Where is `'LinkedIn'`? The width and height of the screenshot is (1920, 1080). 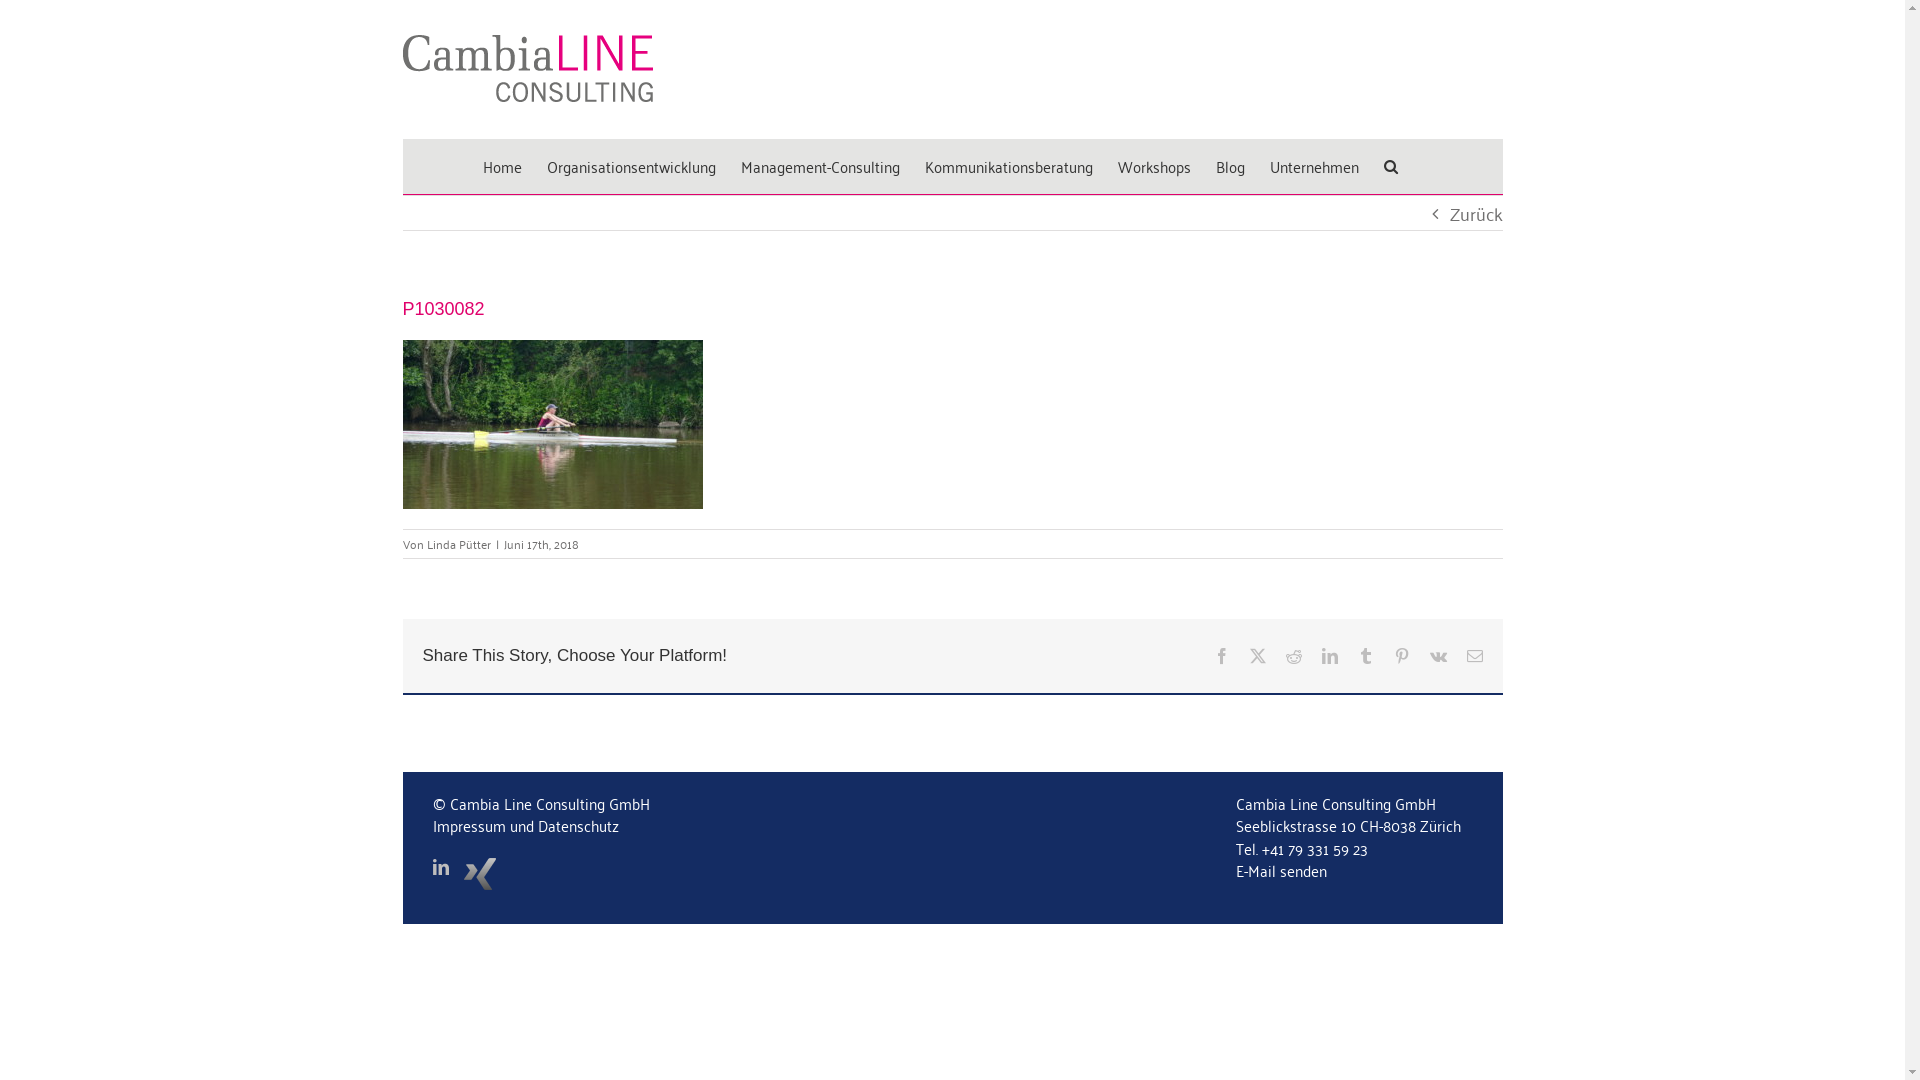 'LinkedIn' is located at coordinates (1329, 655).